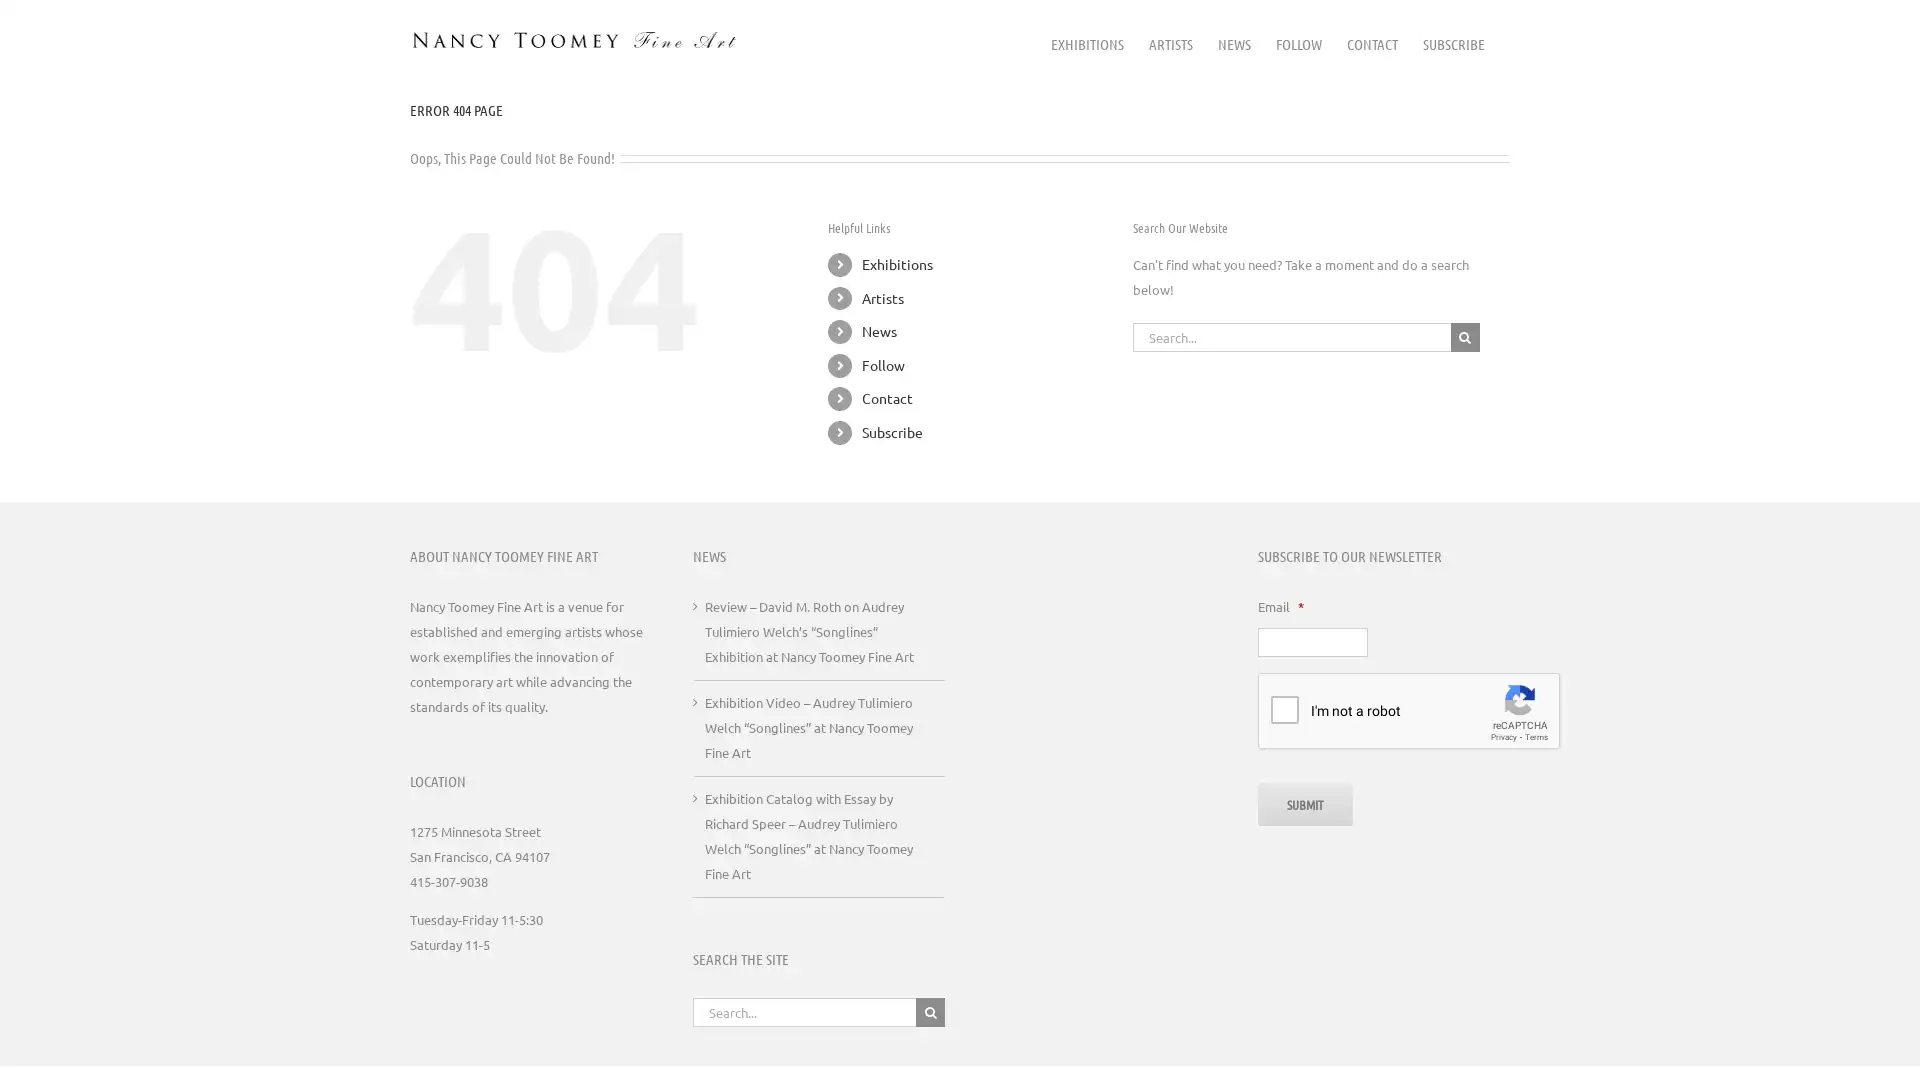 Image resolution: width=1920 pixels, height=1080 pixels. Describe the element at coordinates (1304, 803) in the screenshot. I see `Submit` at that location.